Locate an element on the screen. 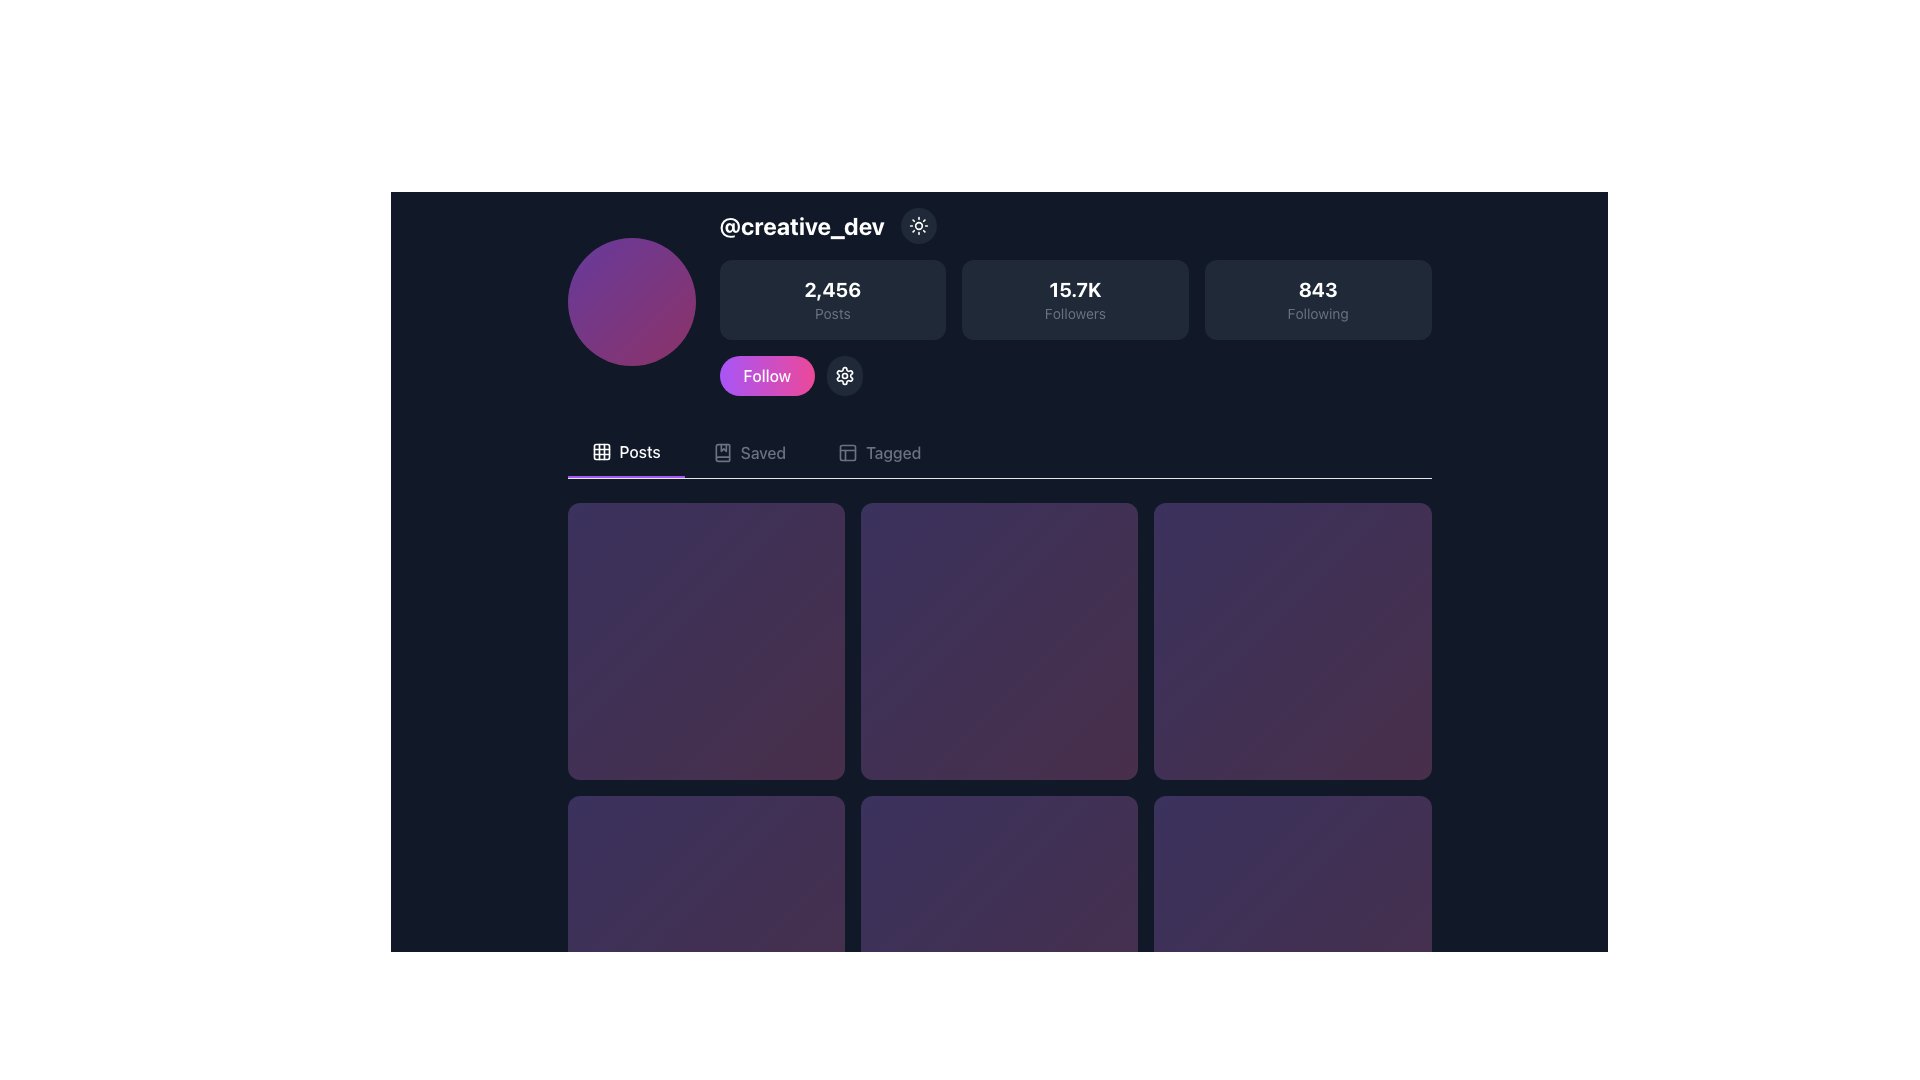  the 'Saved' button with a bookmark icon in the horizontal menu bar to change its appearance is located at coordinates (748, 452).